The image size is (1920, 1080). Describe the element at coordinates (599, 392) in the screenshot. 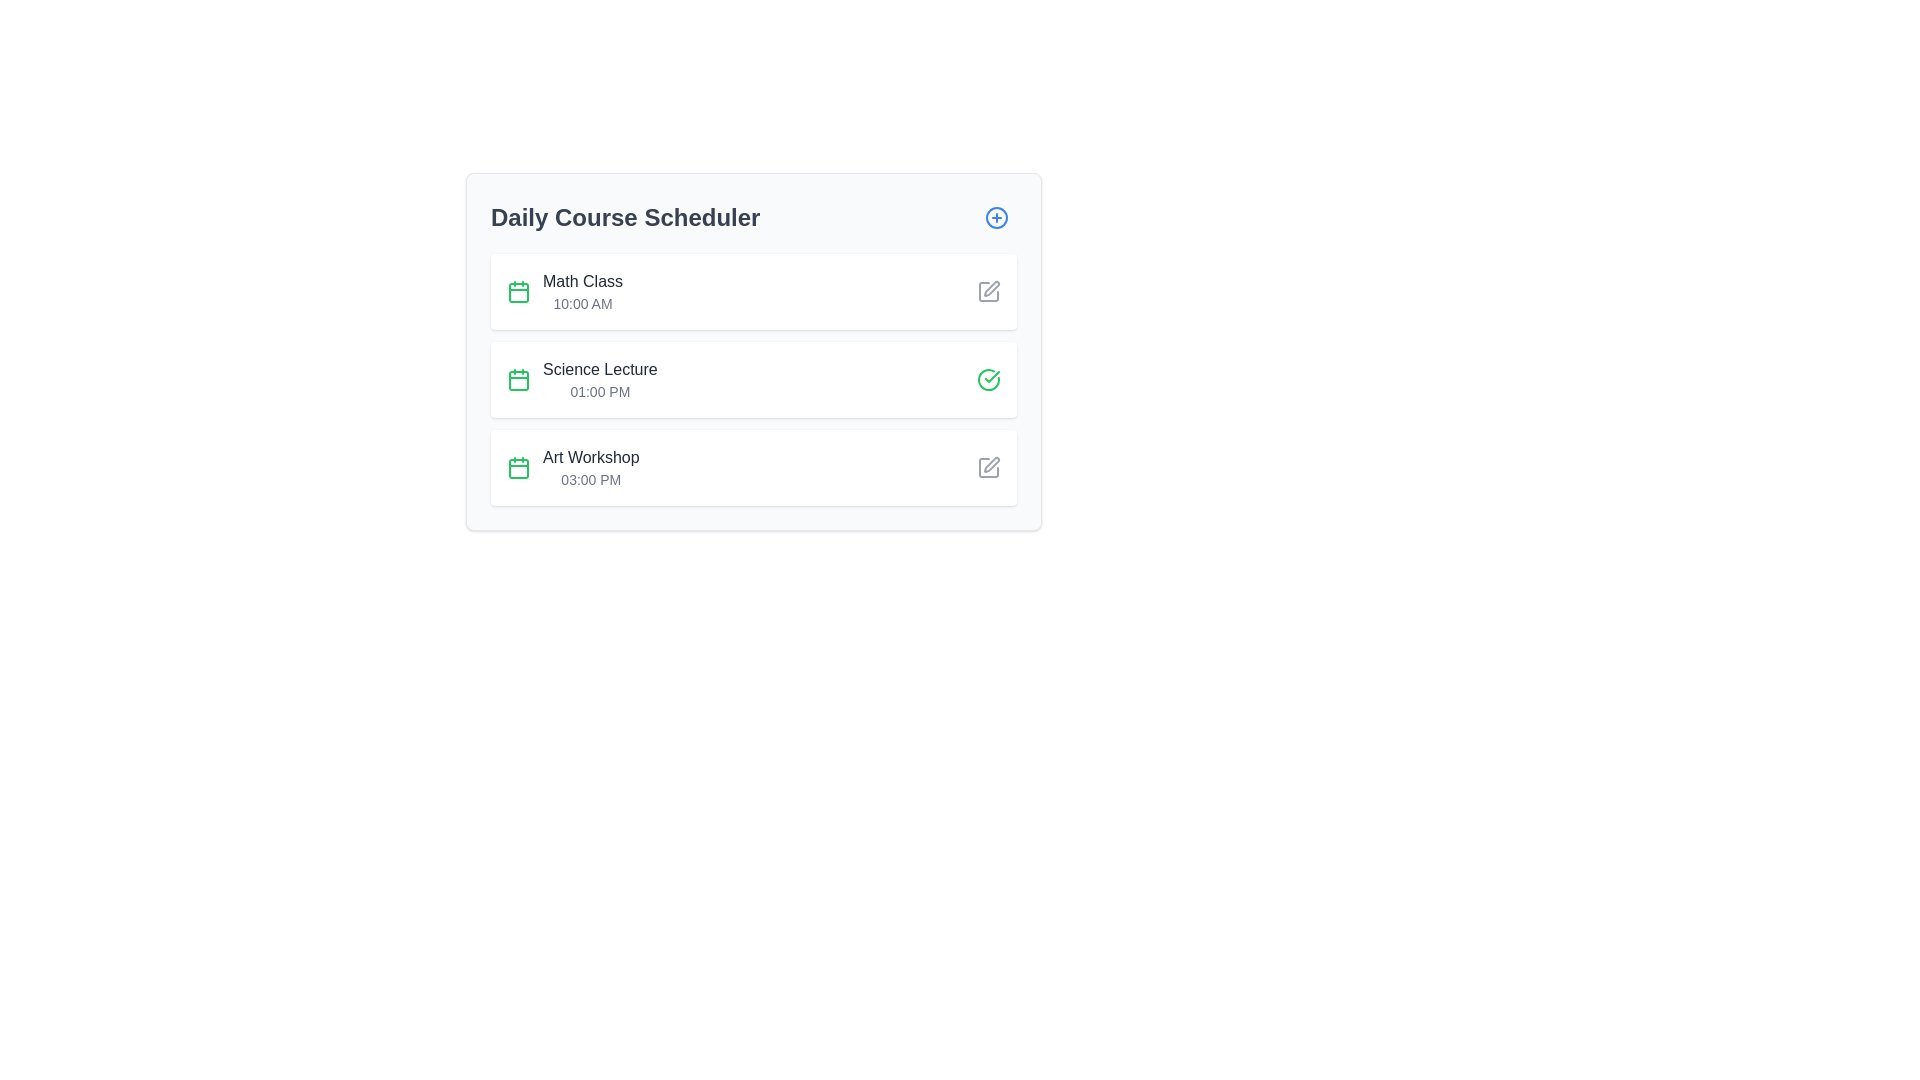

I see `the static text label displaying '01:00 PM', which is positioned below 'Science Lecture' in the course schedule list` at that location.